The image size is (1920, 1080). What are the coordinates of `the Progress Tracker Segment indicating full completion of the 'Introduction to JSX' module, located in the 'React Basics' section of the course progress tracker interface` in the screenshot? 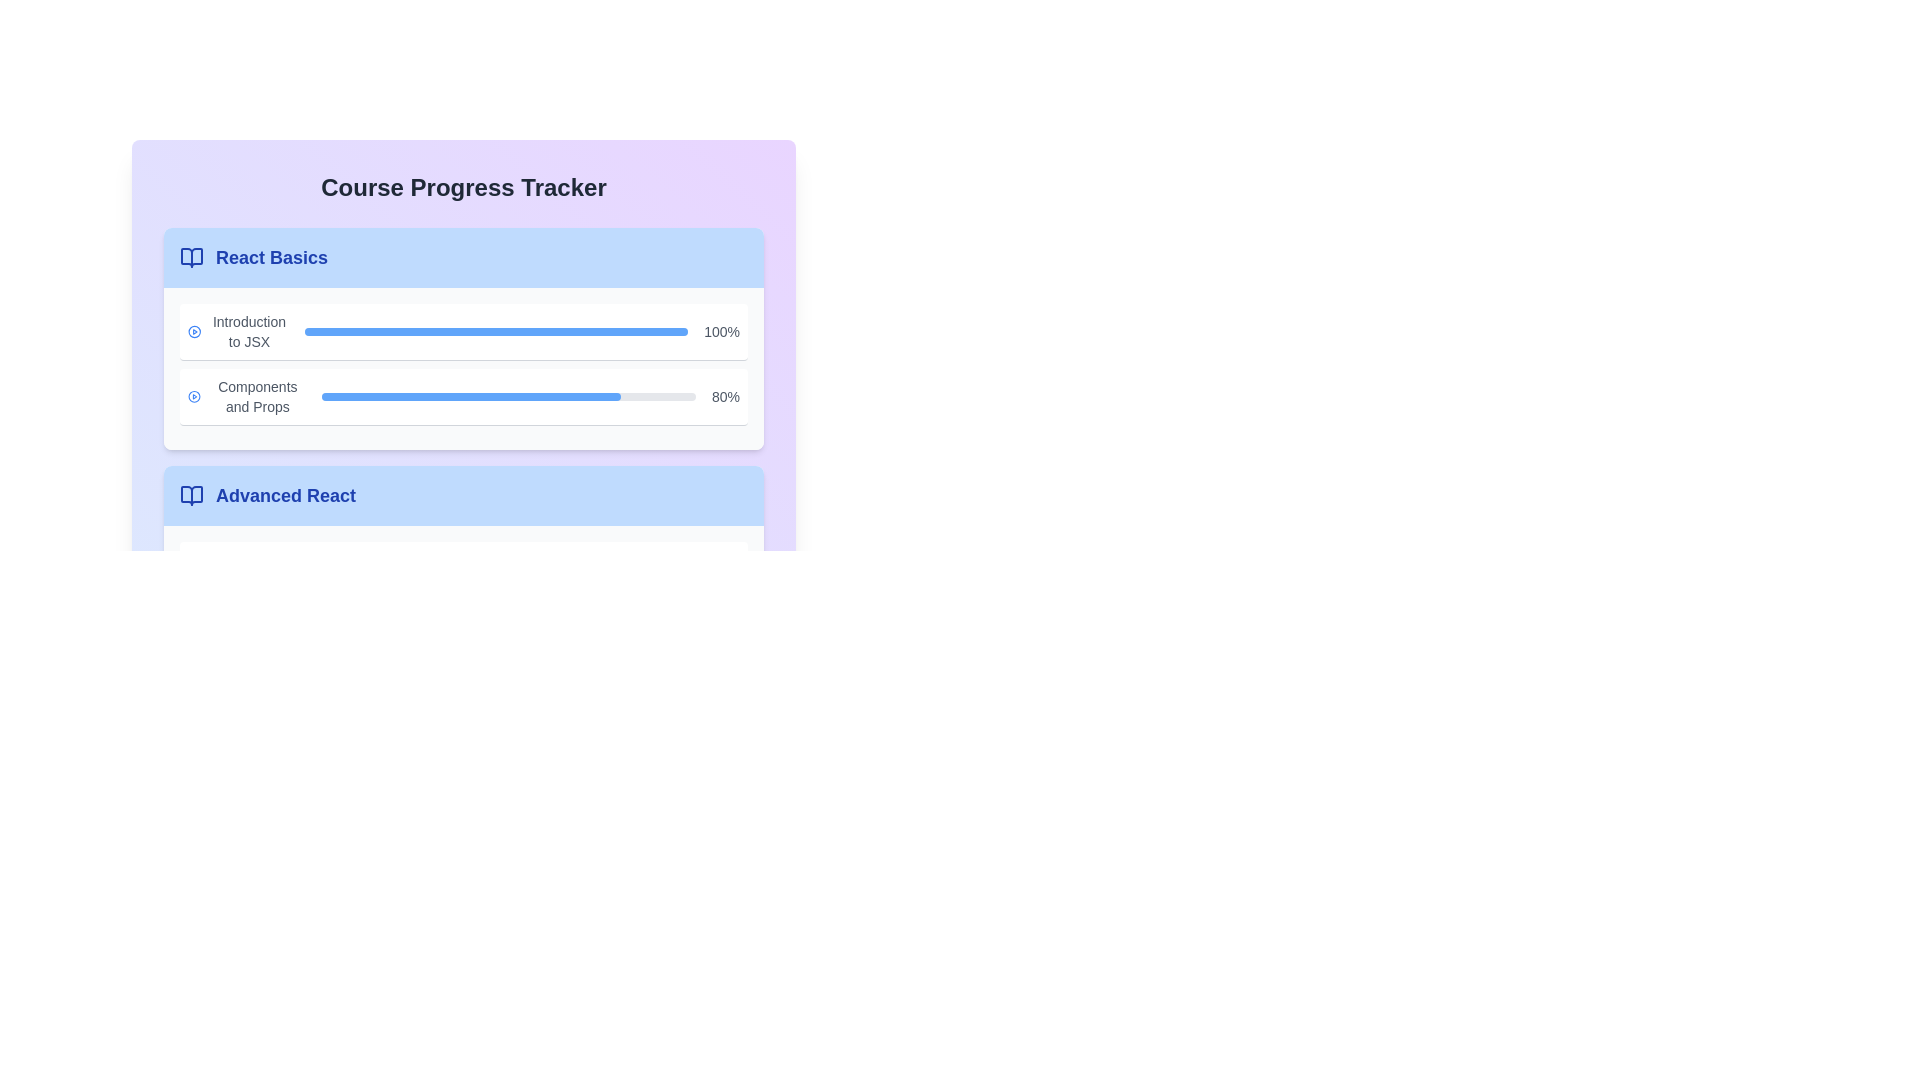 It's located at (463, 331).